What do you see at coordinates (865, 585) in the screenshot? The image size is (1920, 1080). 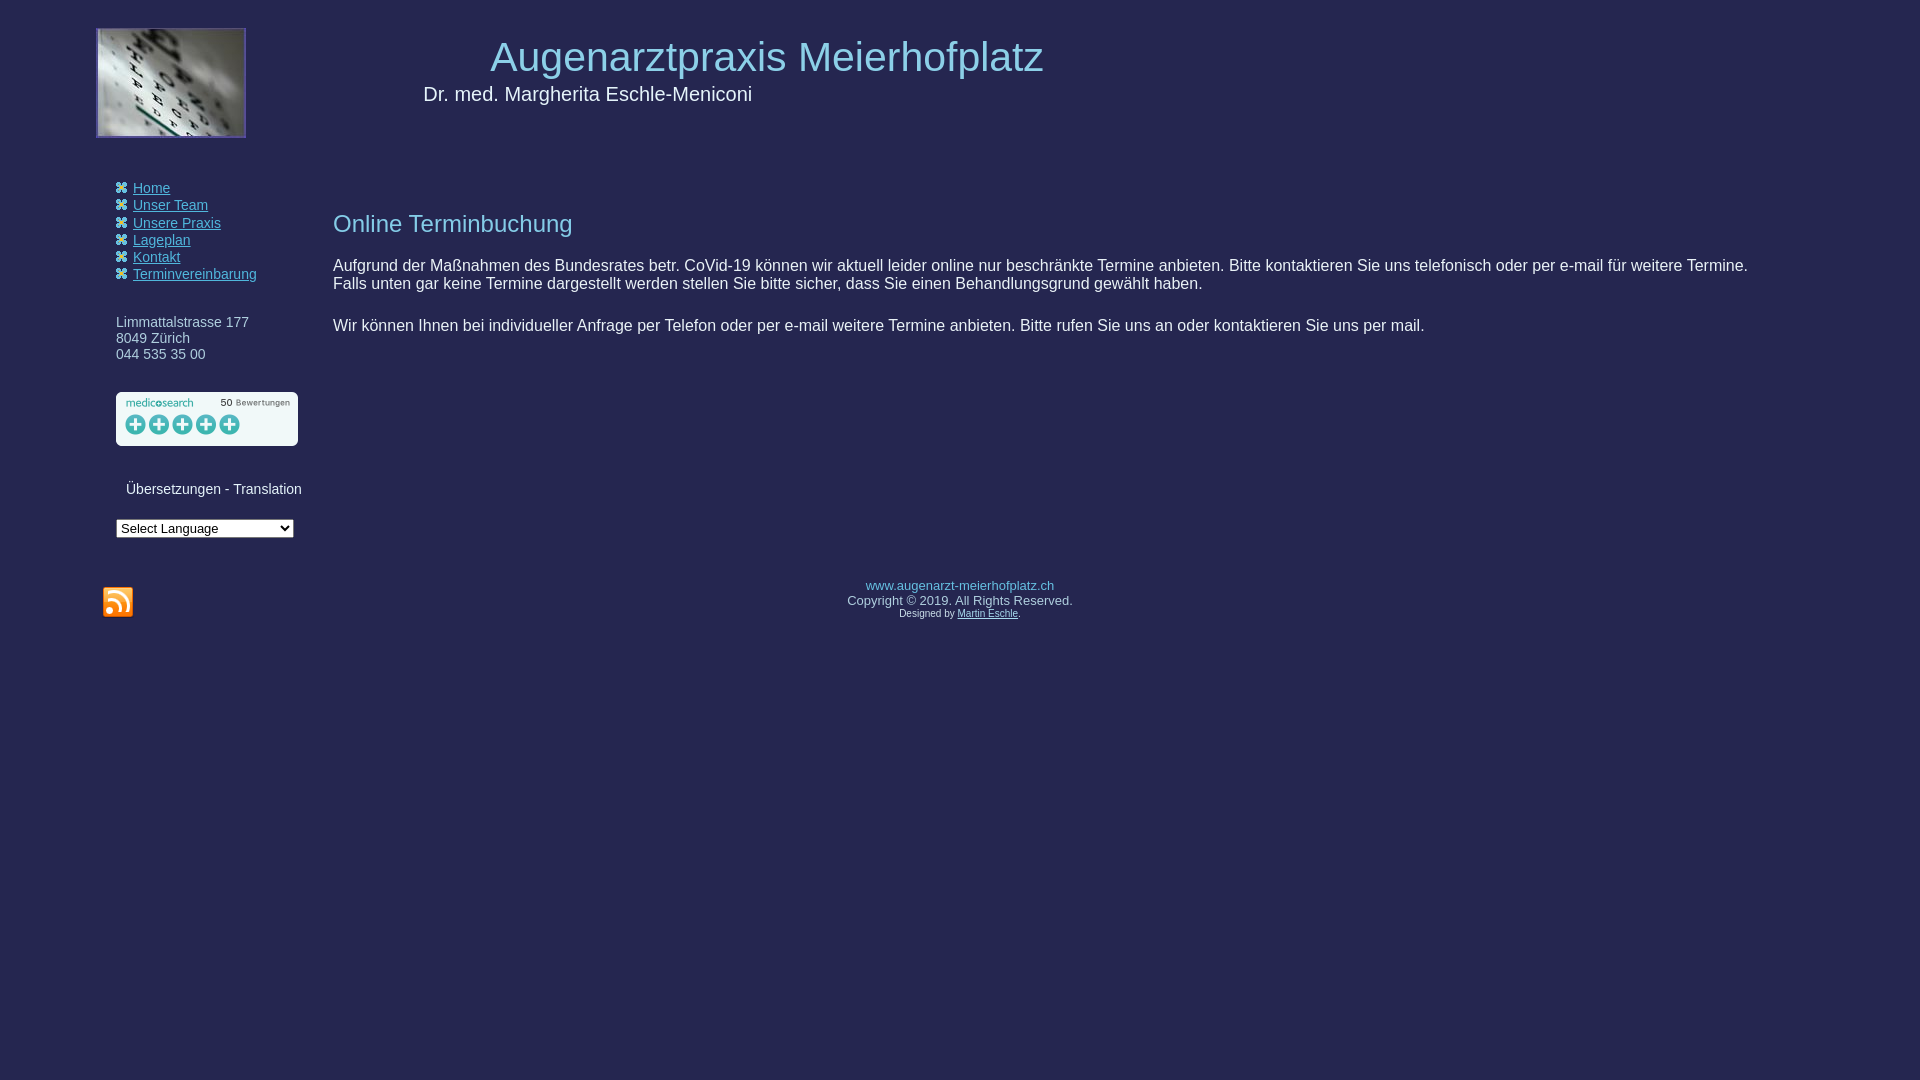 I see `'www.augenarzt-meierhofplatz.ch'` at bounding box center [865, 585].